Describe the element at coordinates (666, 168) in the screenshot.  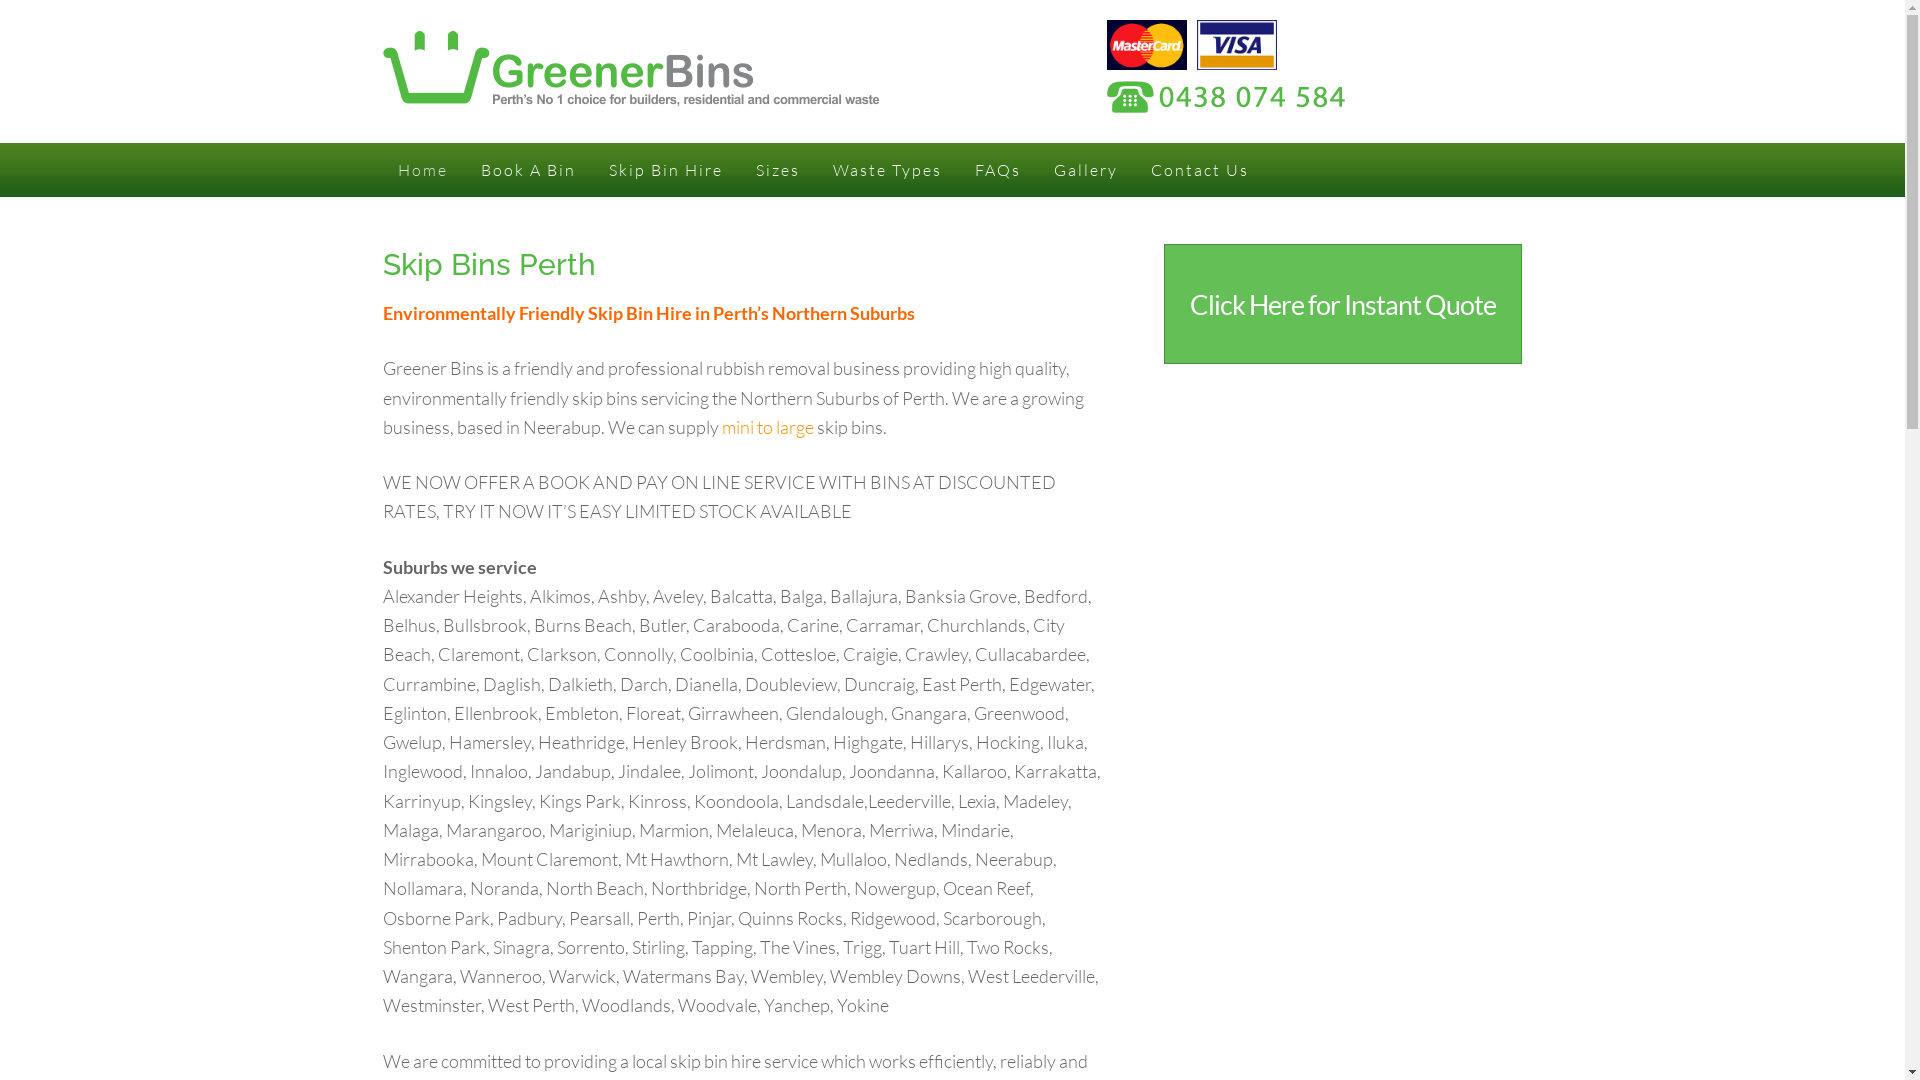
I see `'Skip Bin Hire'` at that location.